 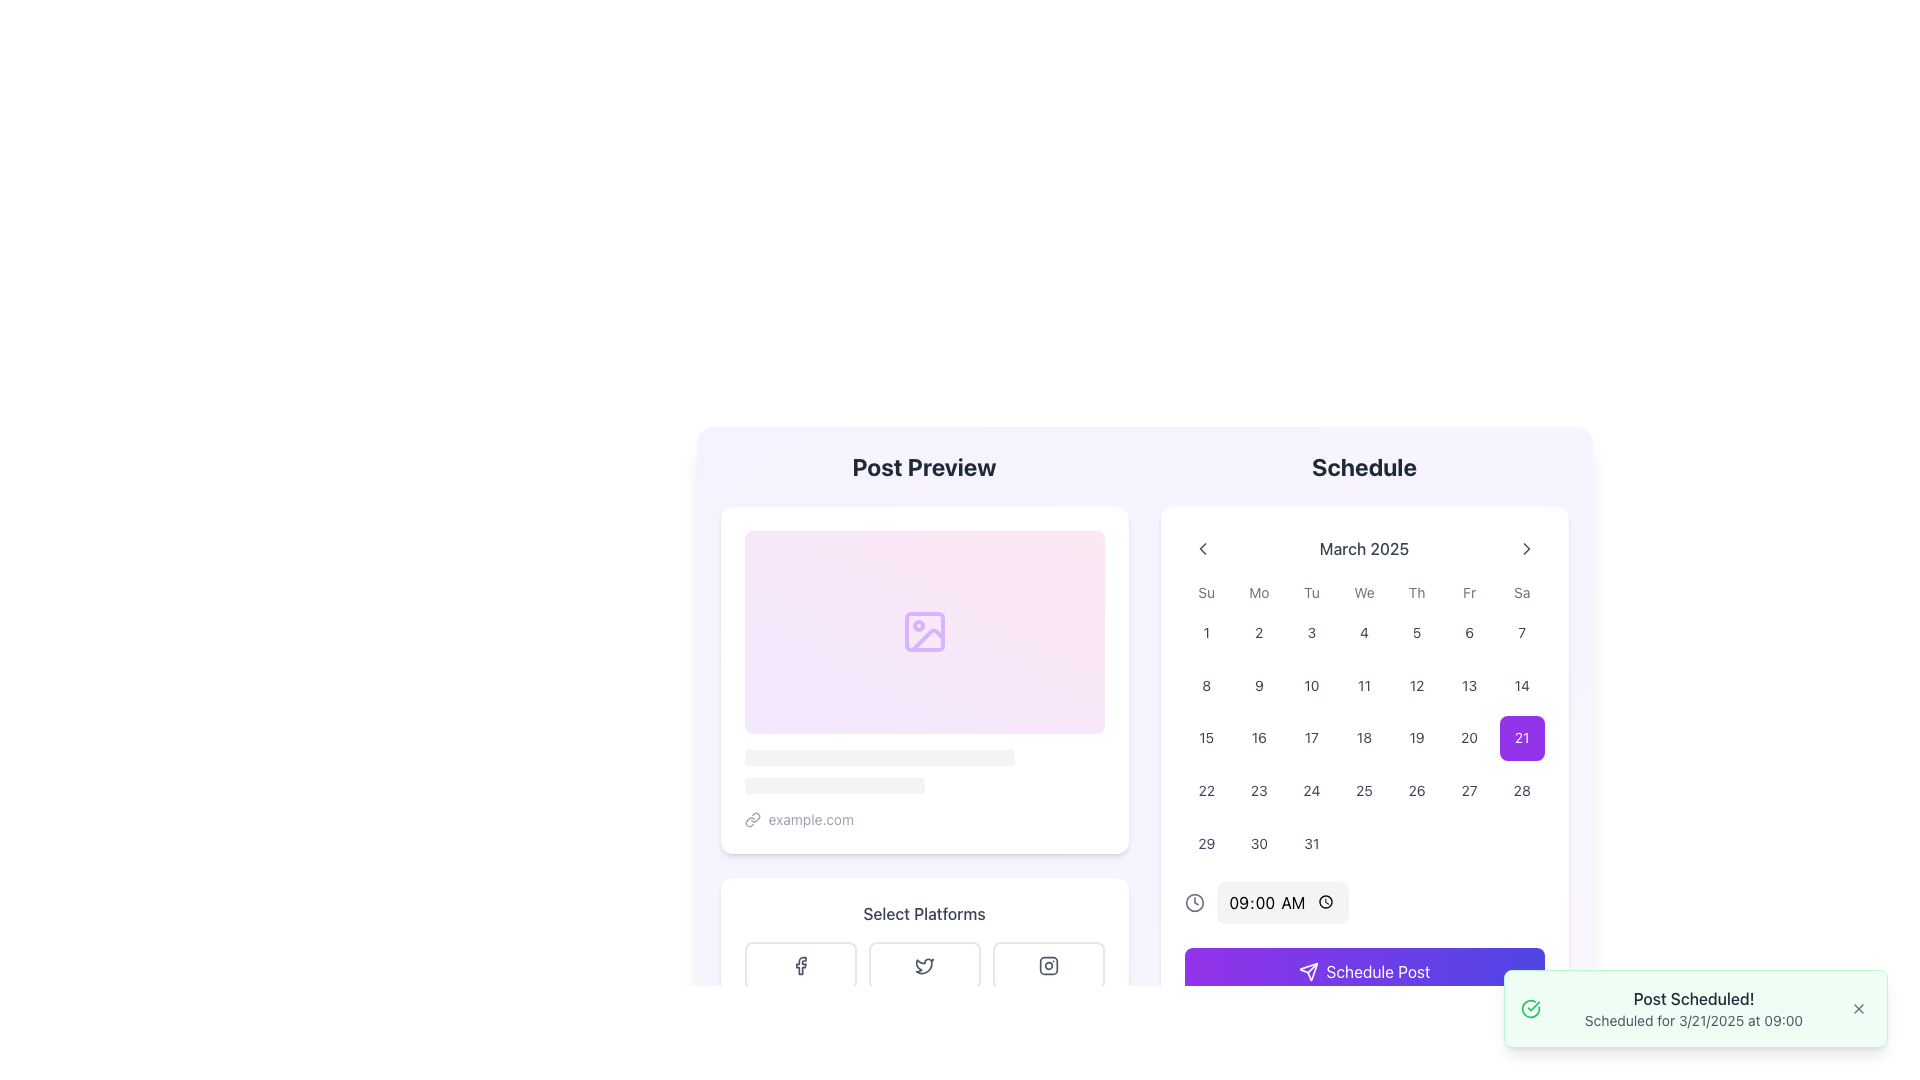 What do you see at coordinates (923, 964) in the screenshot?
I see `the interactive Twitter button located in the middle of the row under 'Select Platforms'` at bounding box center [923, 964].